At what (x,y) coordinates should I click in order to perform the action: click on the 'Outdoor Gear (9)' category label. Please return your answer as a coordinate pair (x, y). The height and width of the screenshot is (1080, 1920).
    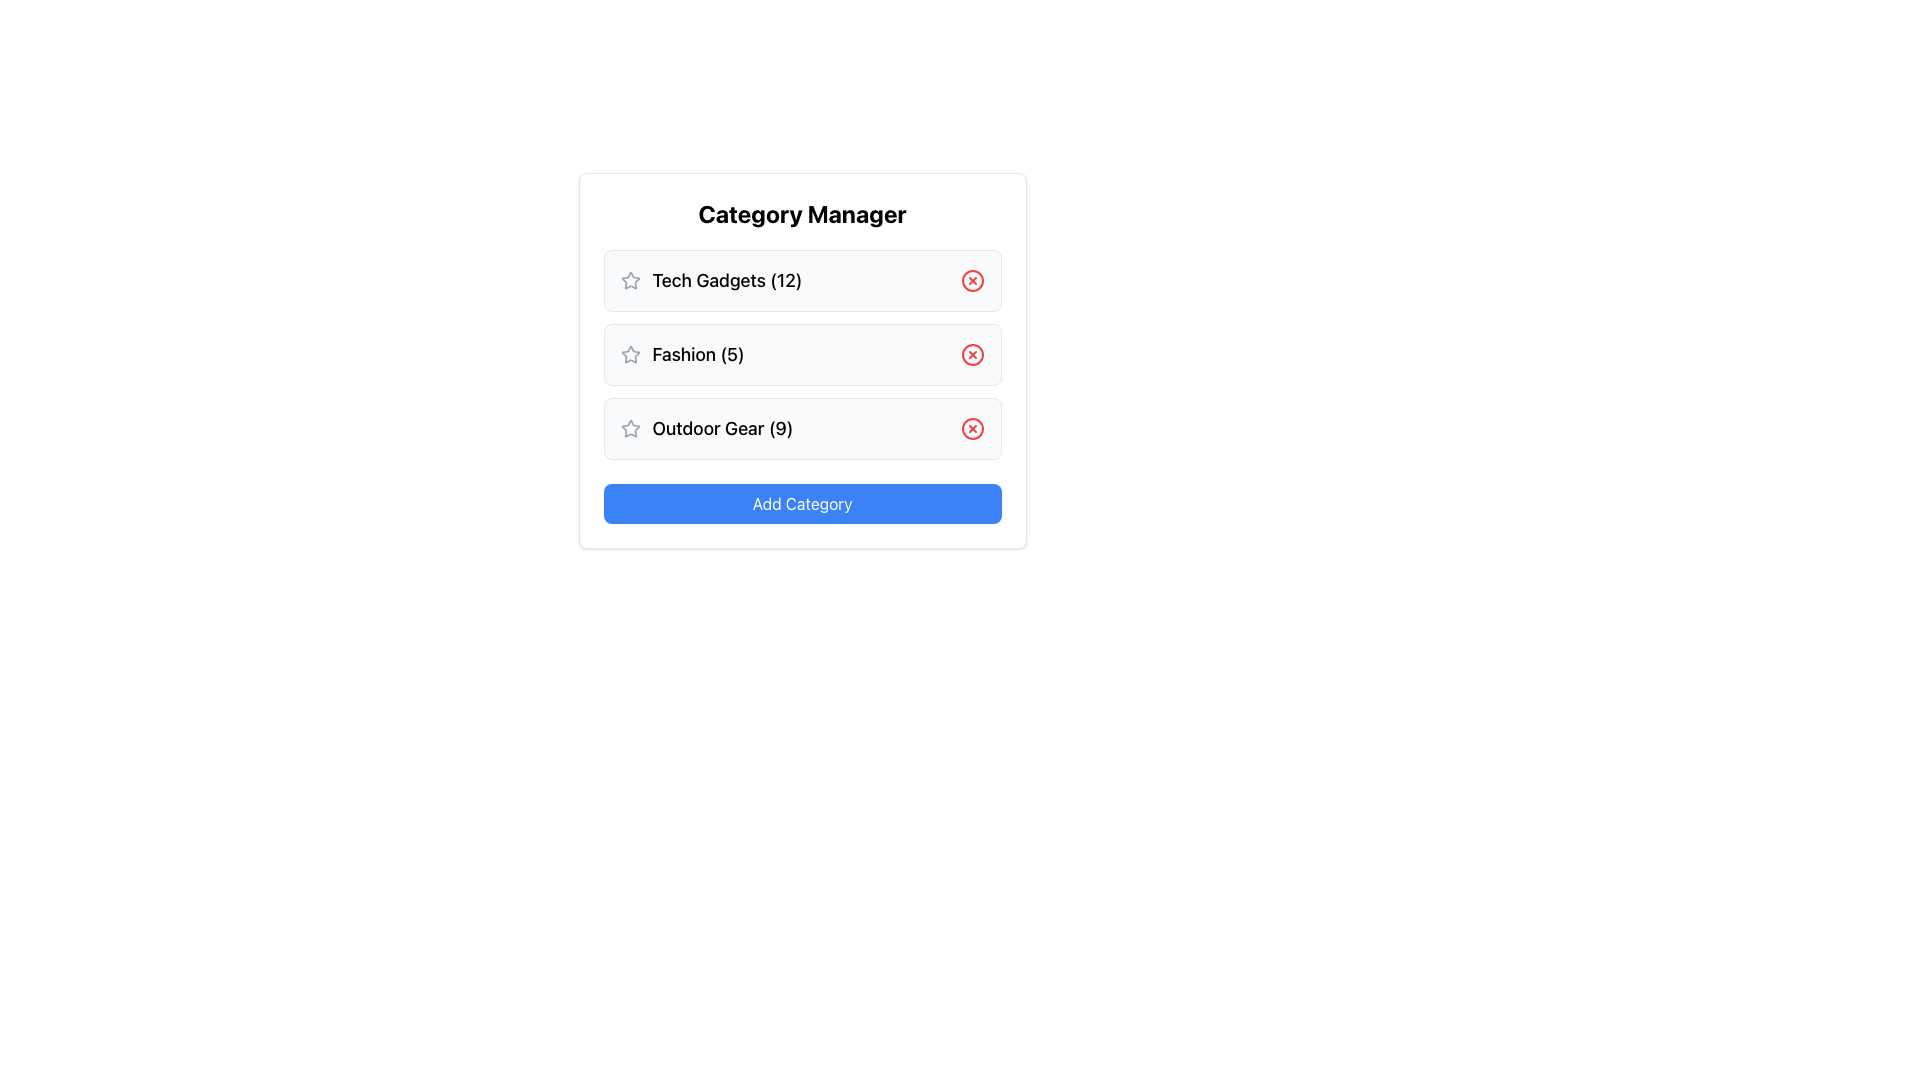
    Looking at the image, I should click on (706, 427).